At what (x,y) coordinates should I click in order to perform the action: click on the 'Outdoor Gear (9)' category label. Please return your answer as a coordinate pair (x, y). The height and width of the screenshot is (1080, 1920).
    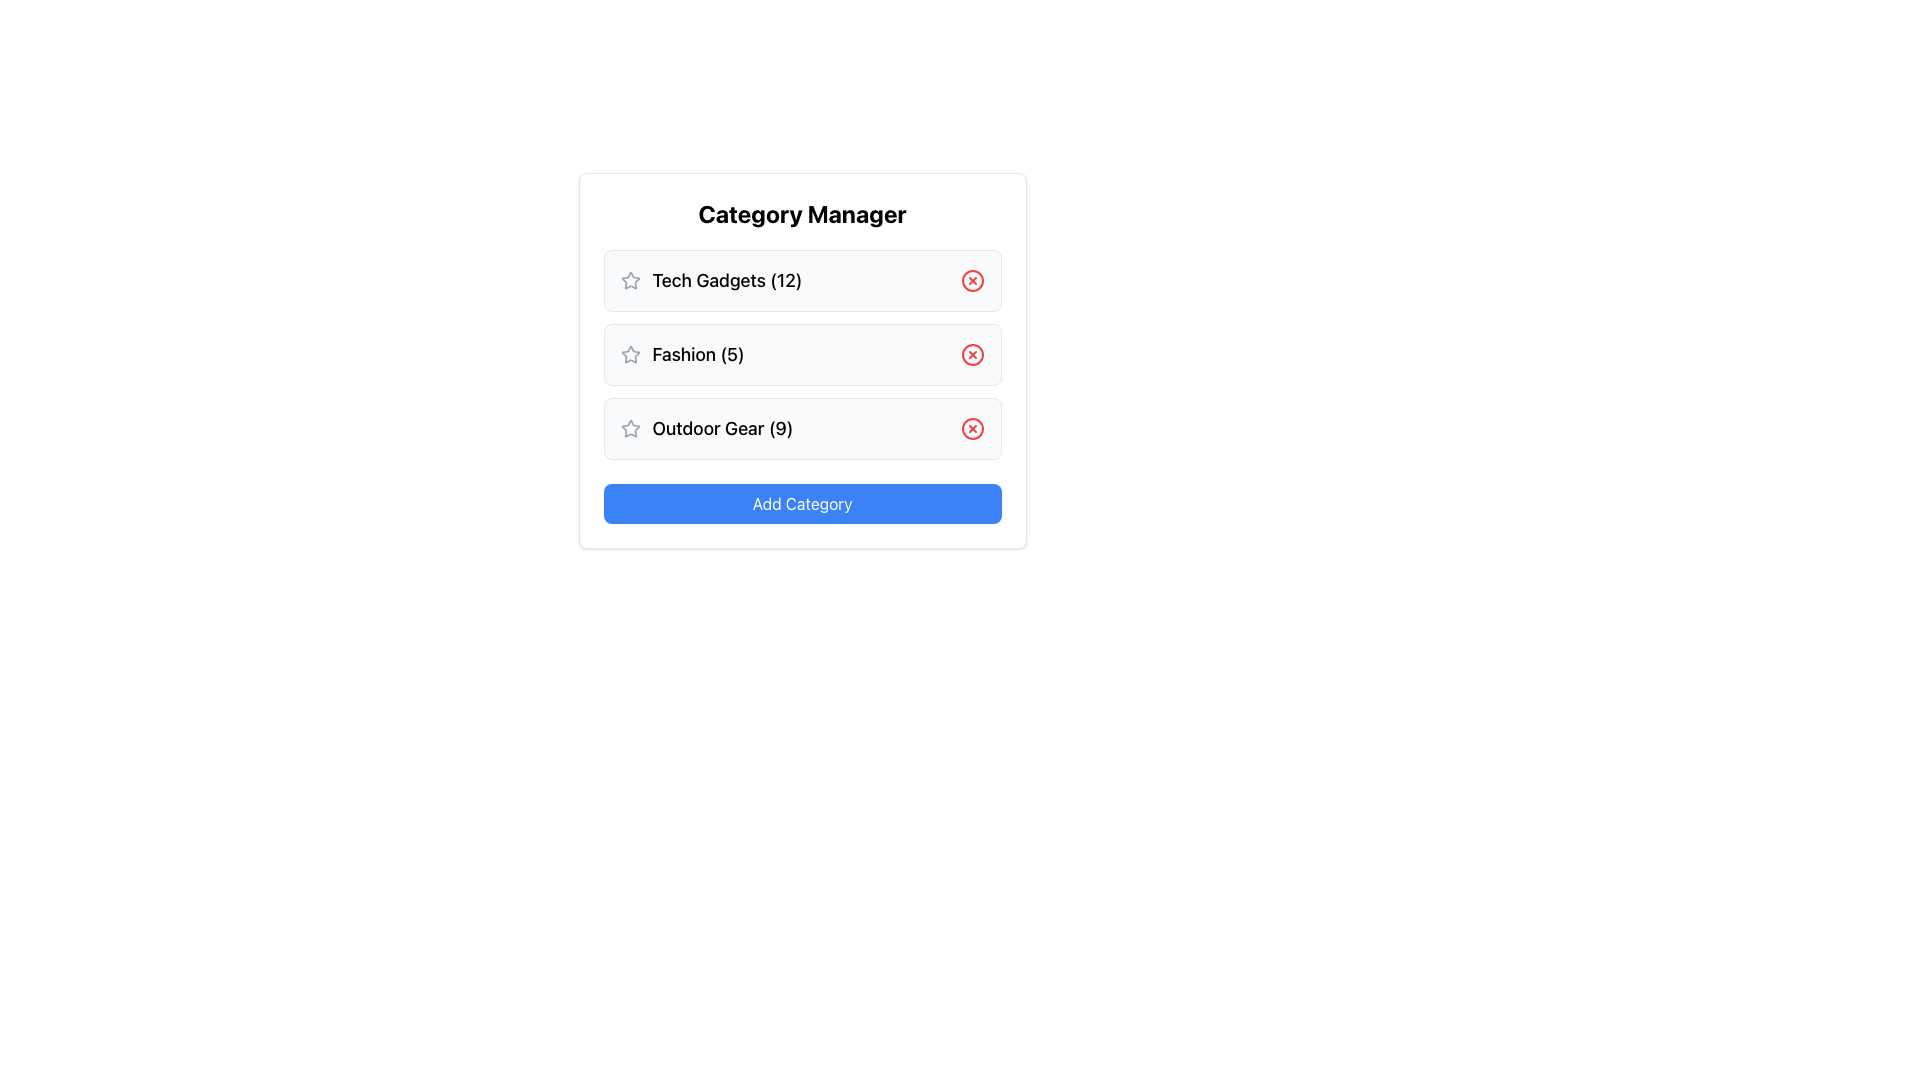
    Looking at the image, I should click on (706, 427).